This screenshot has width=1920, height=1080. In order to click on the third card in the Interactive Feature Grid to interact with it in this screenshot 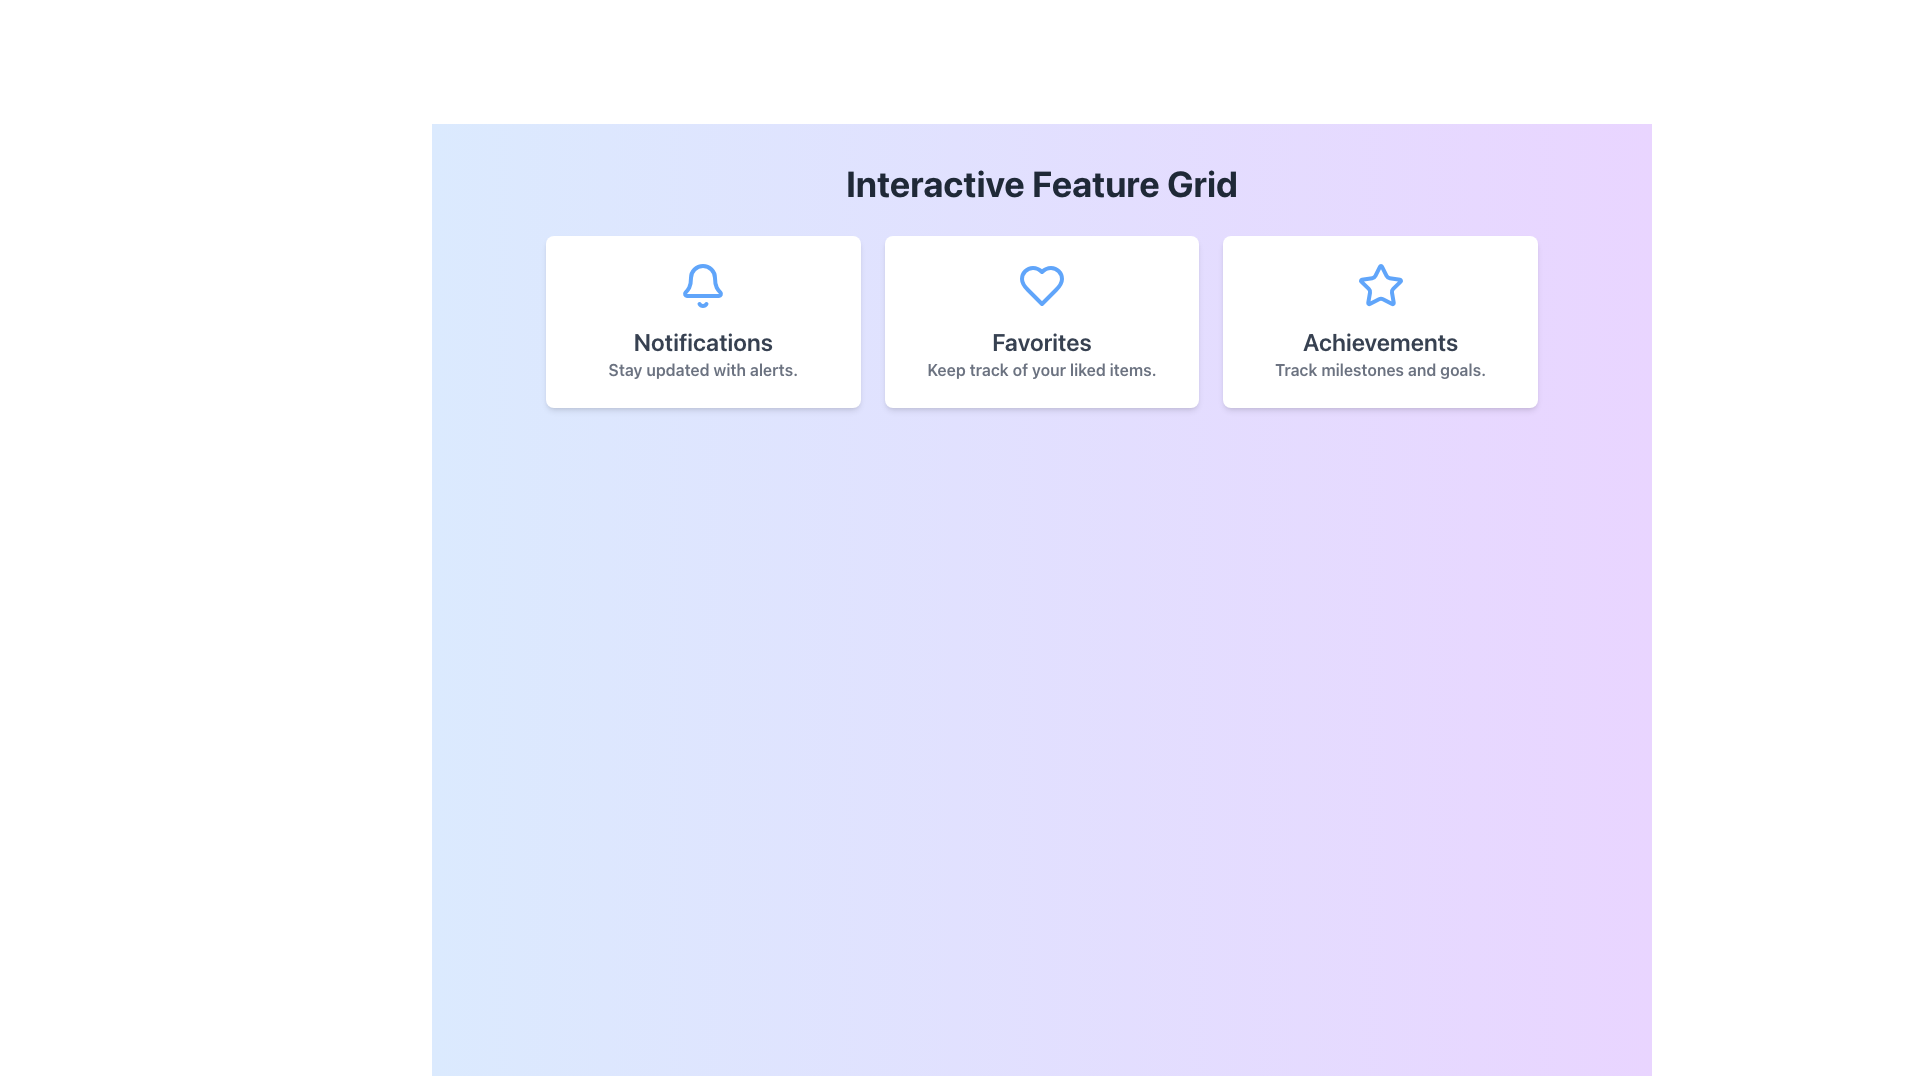, I will do `click(1379, 320)`.